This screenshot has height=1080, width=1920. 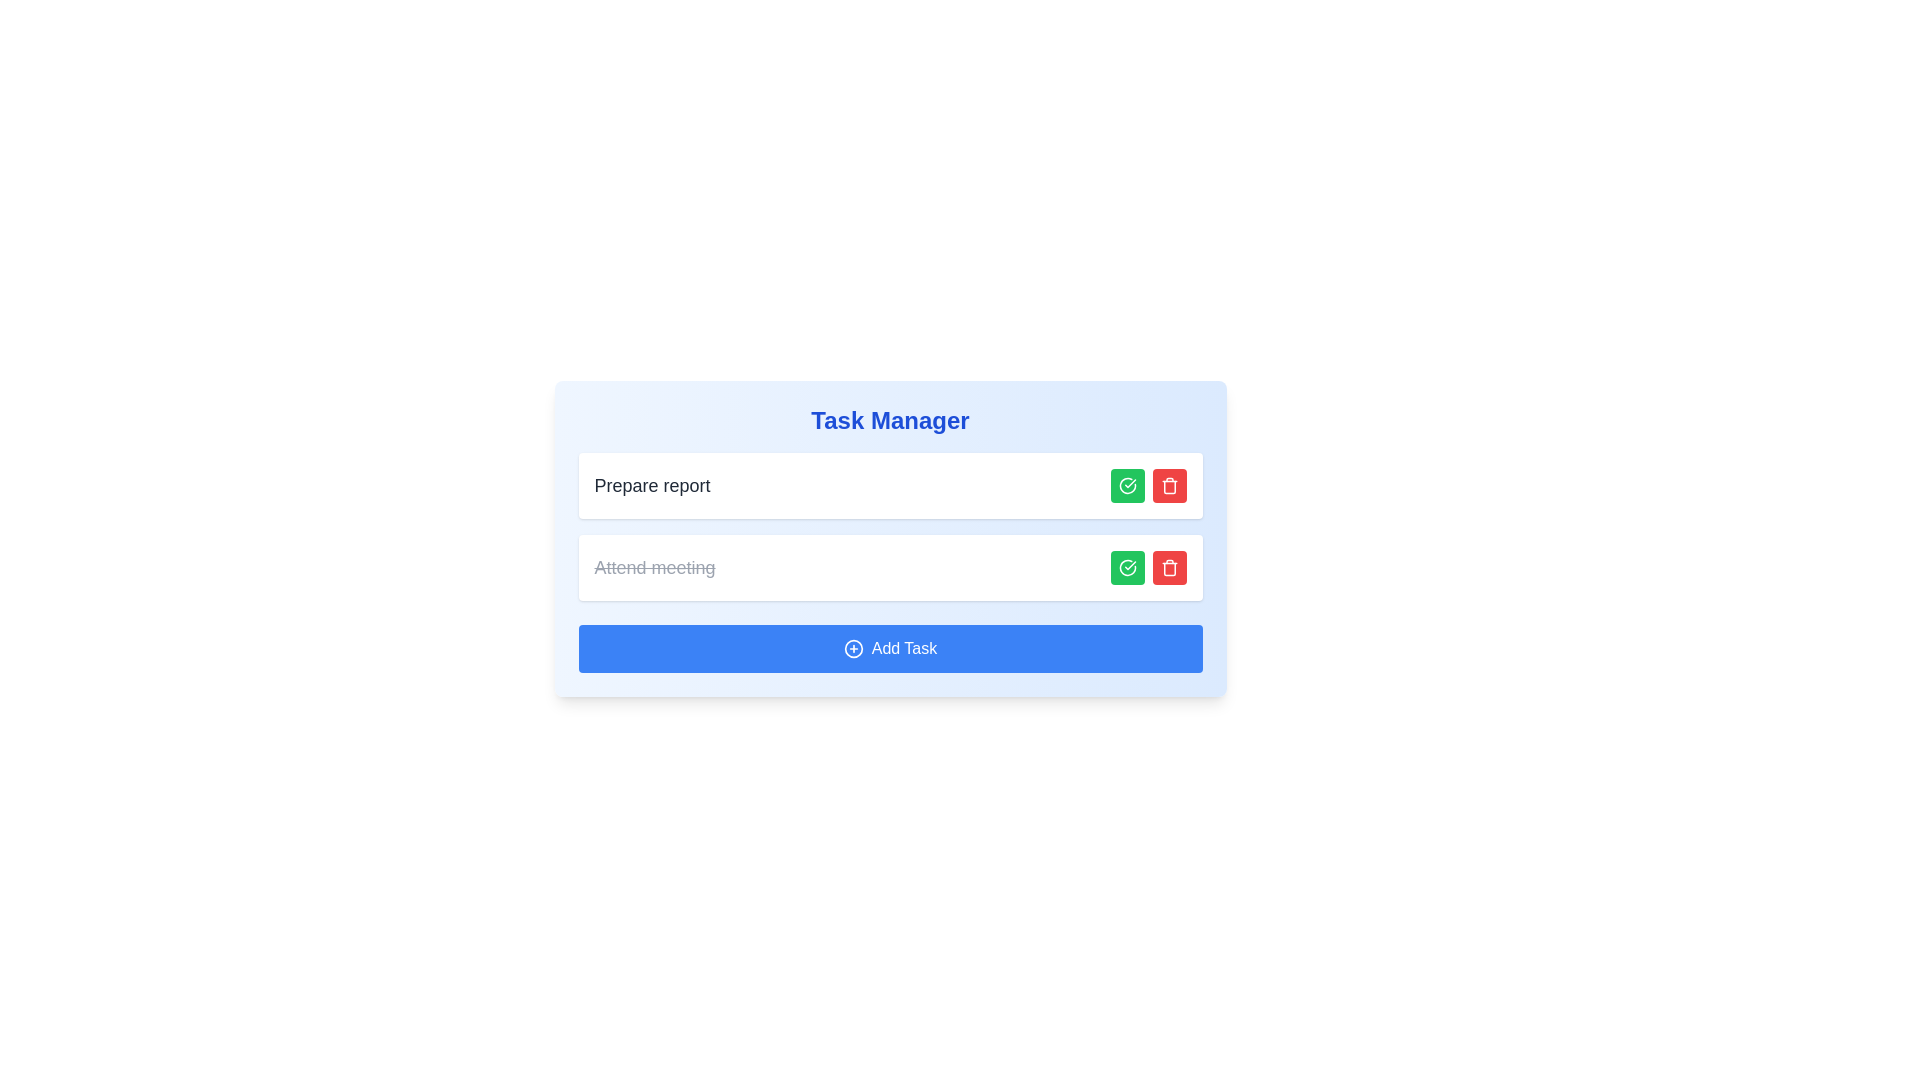 I want to click on the delete button with a trashcan icon located in the second task row of the task management interface, adjacent to the green checkmark button, so click(x=1169, y=567).